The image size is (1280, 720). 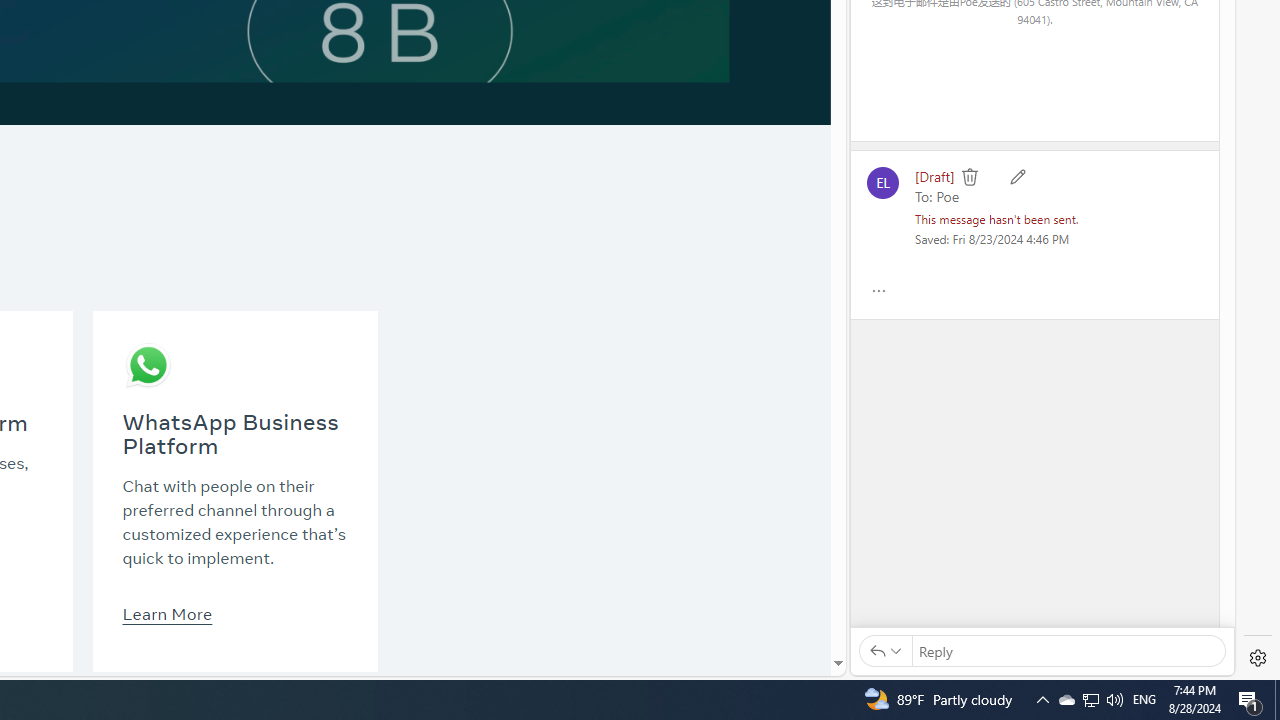 I want to click on 'Show full message', so click(x=878, y=290).